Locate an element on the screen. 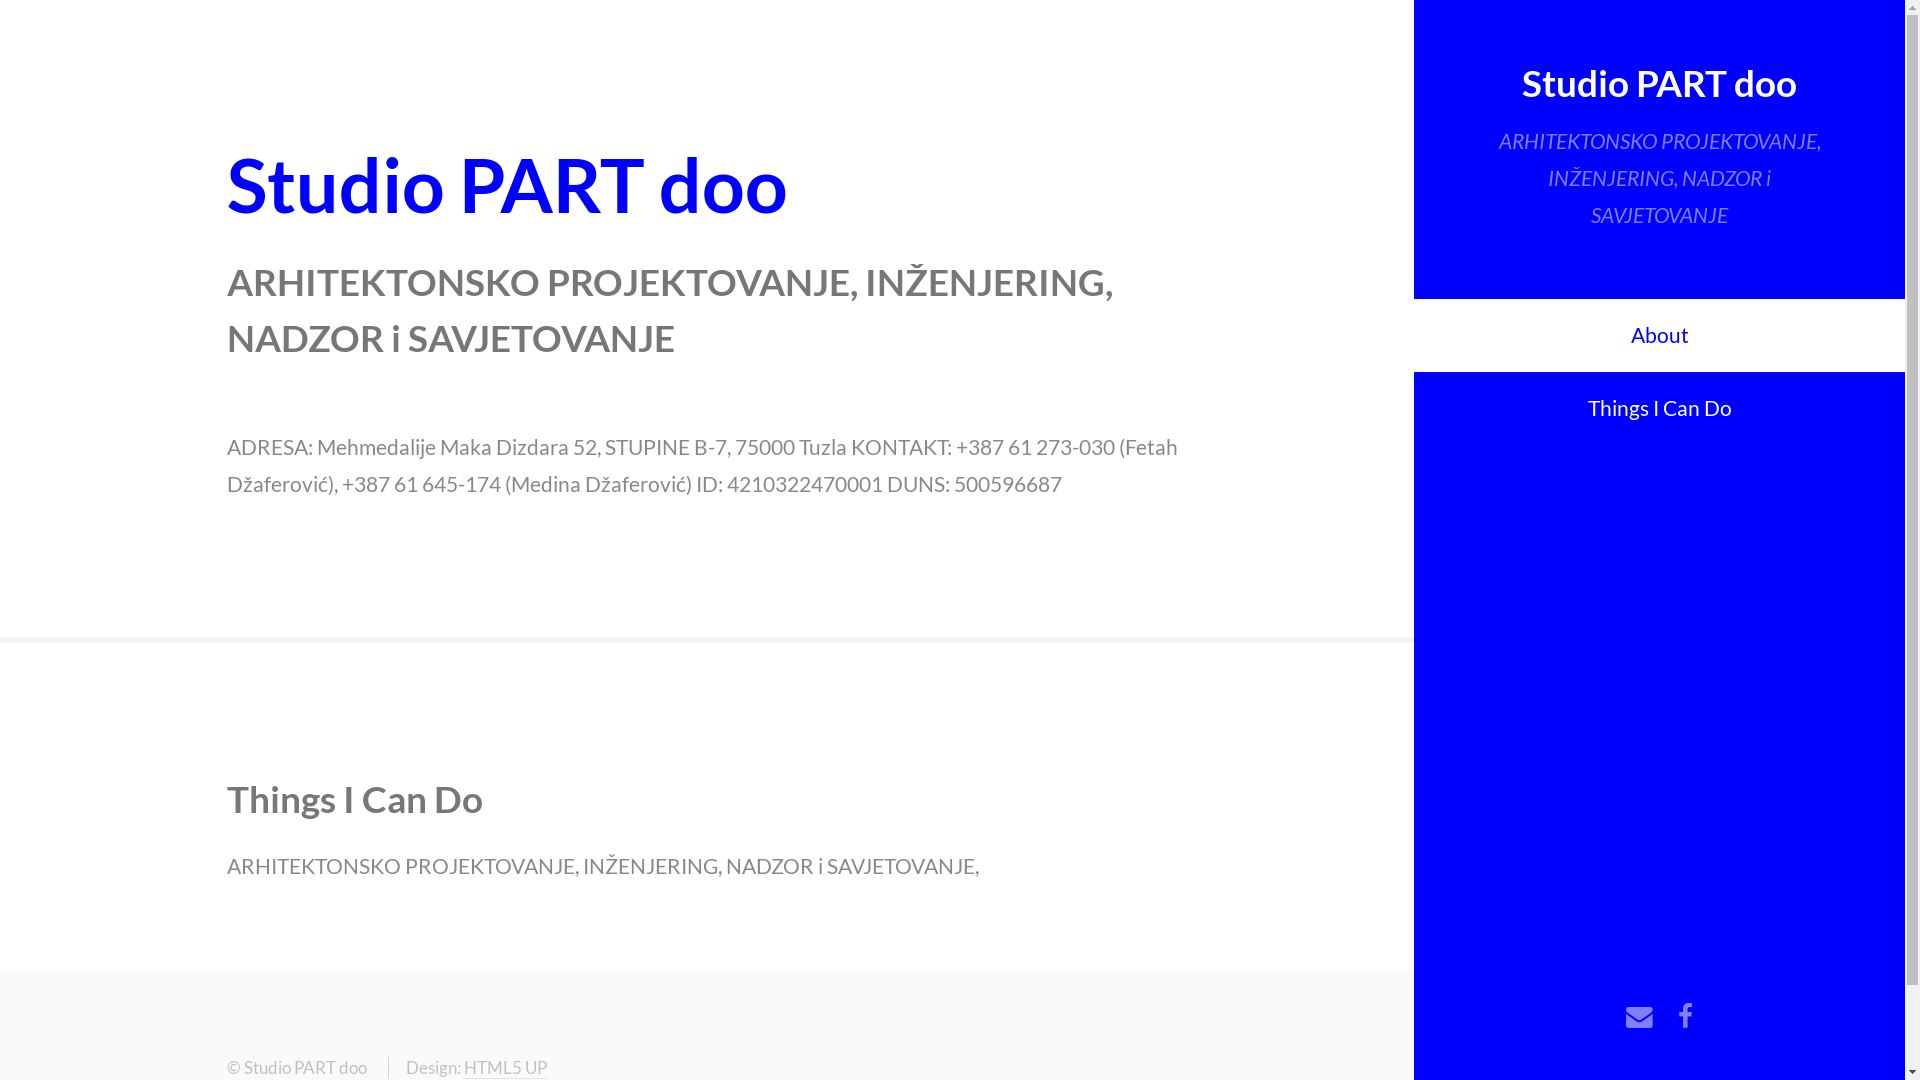 The height and width of the screenshot is (1080, 1920). 'Facebook' is located at coordinates (1684, 1018).